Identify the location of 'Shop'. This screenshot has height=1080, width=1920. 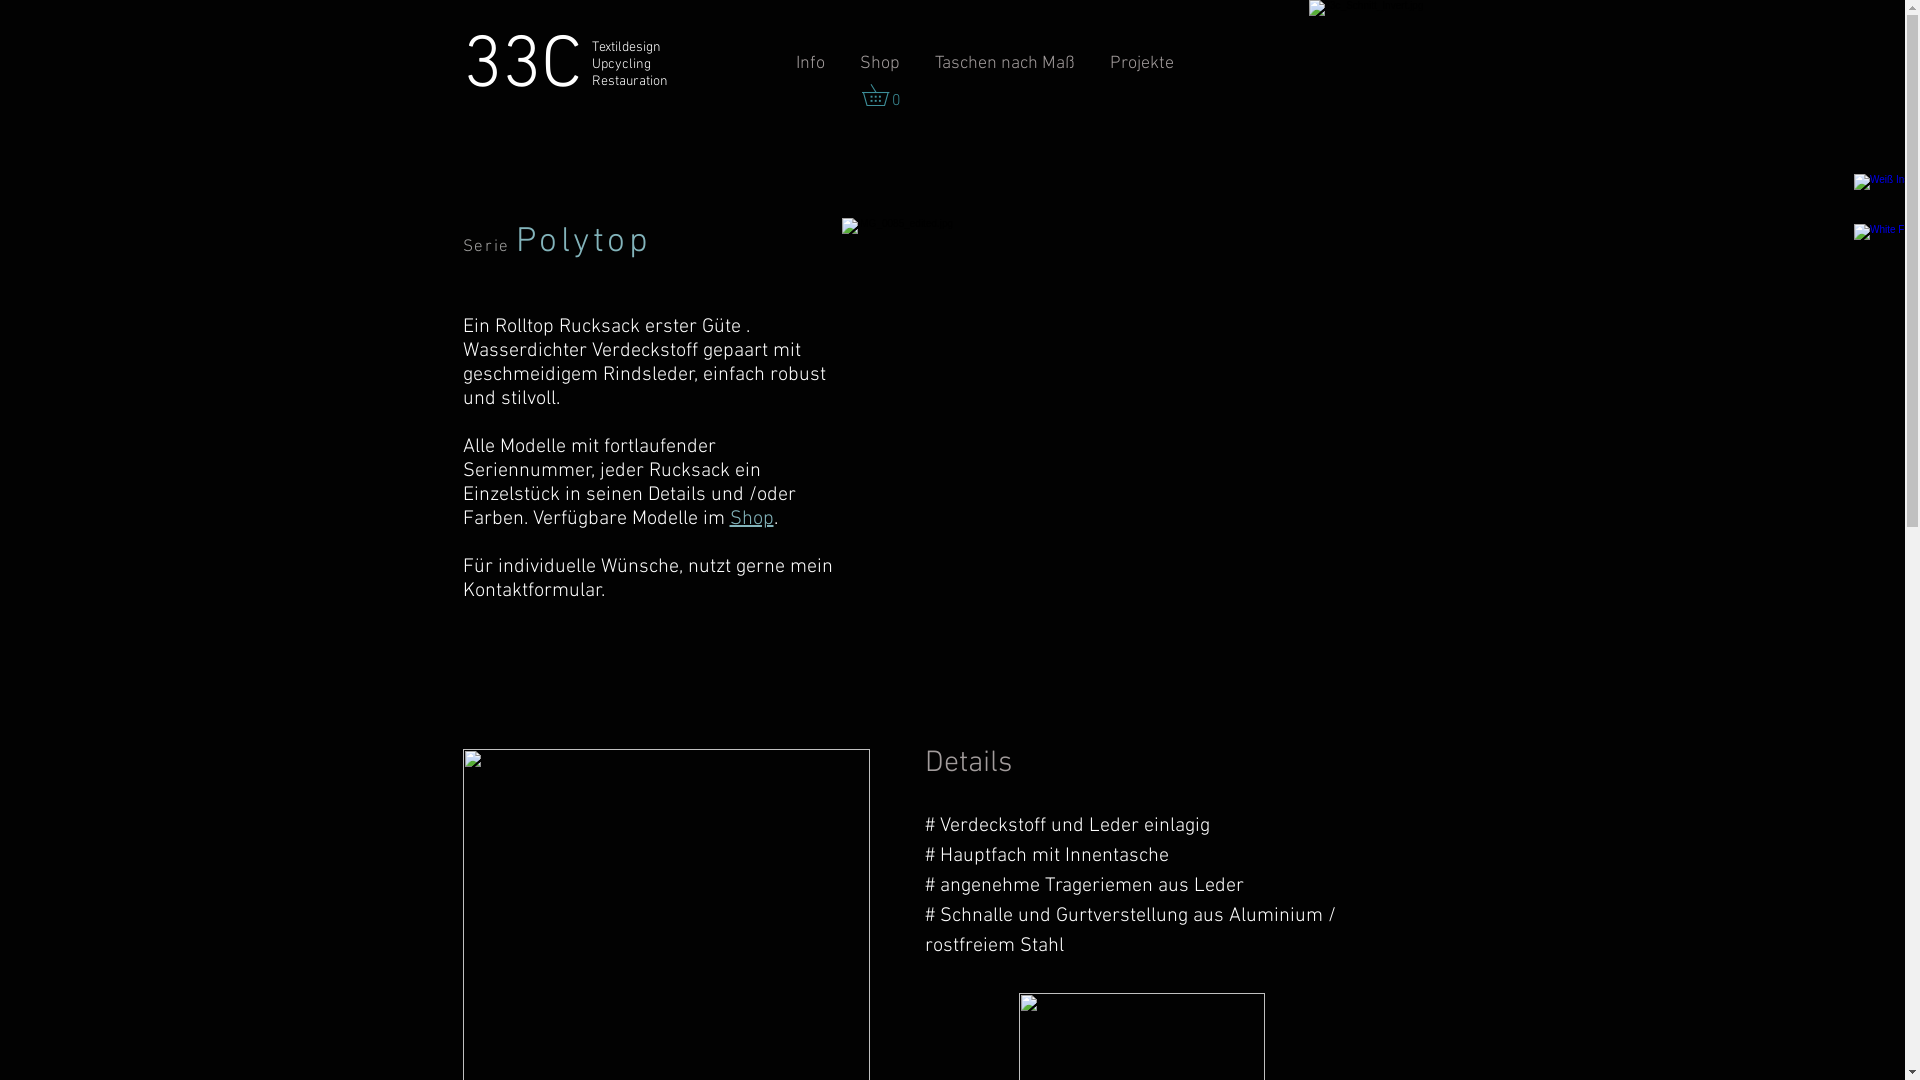
(879, 63).